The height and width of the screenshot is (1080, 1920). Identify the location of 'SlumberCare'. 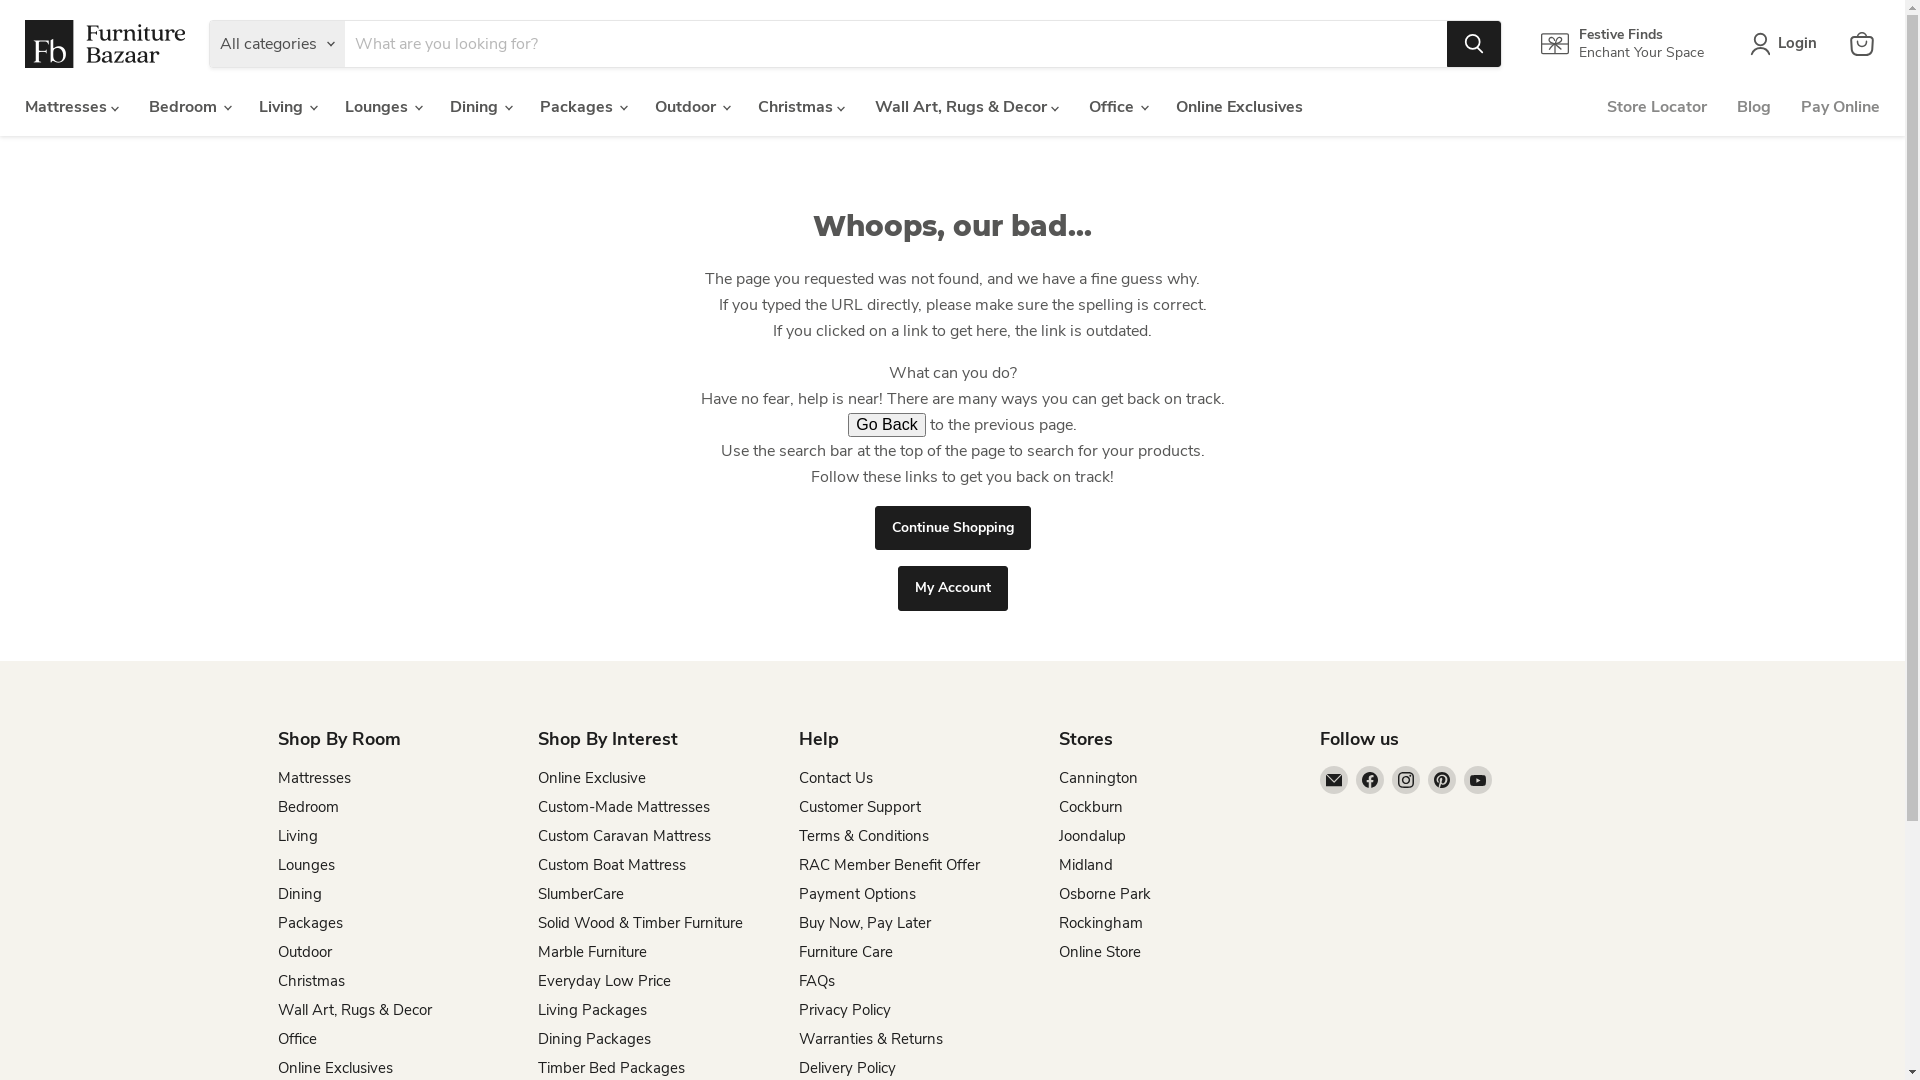
(579, 893).